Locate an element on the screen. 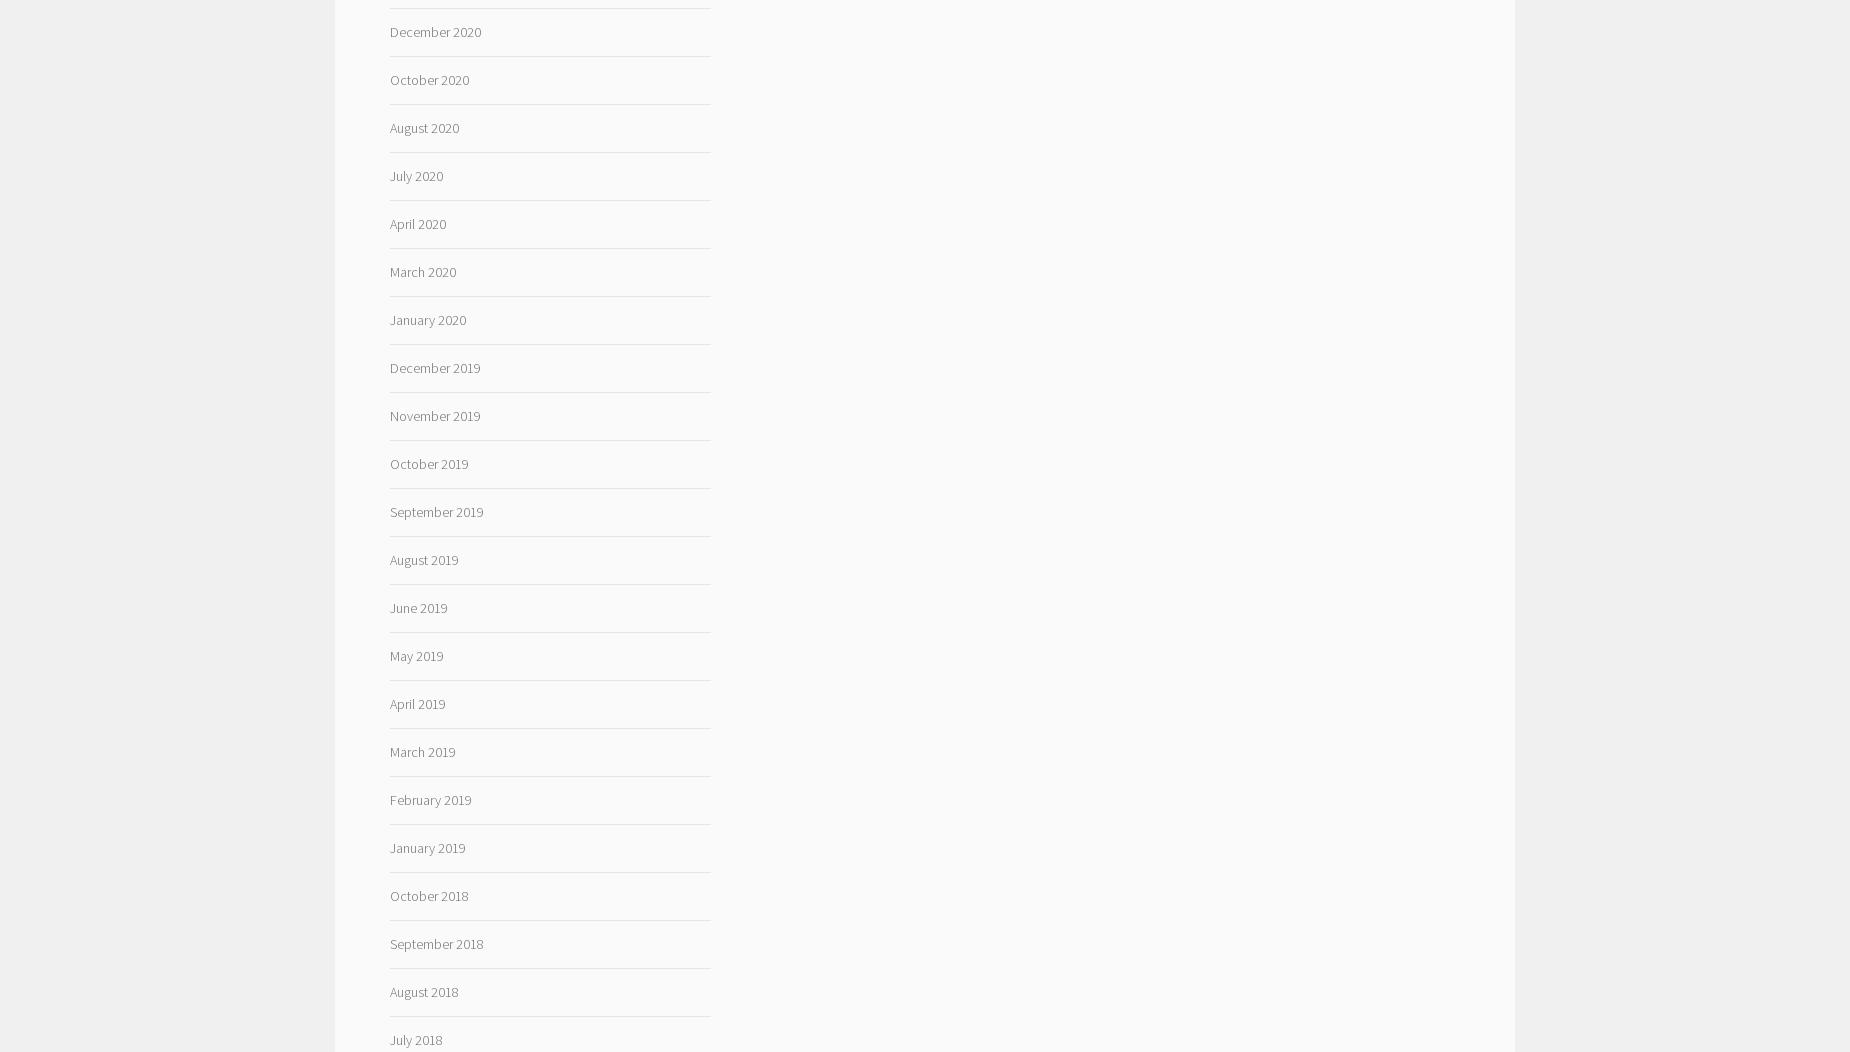 The width and height of the screenshot is (1850, 1052). 'July 2018' is located at coordinates (414, 1037).